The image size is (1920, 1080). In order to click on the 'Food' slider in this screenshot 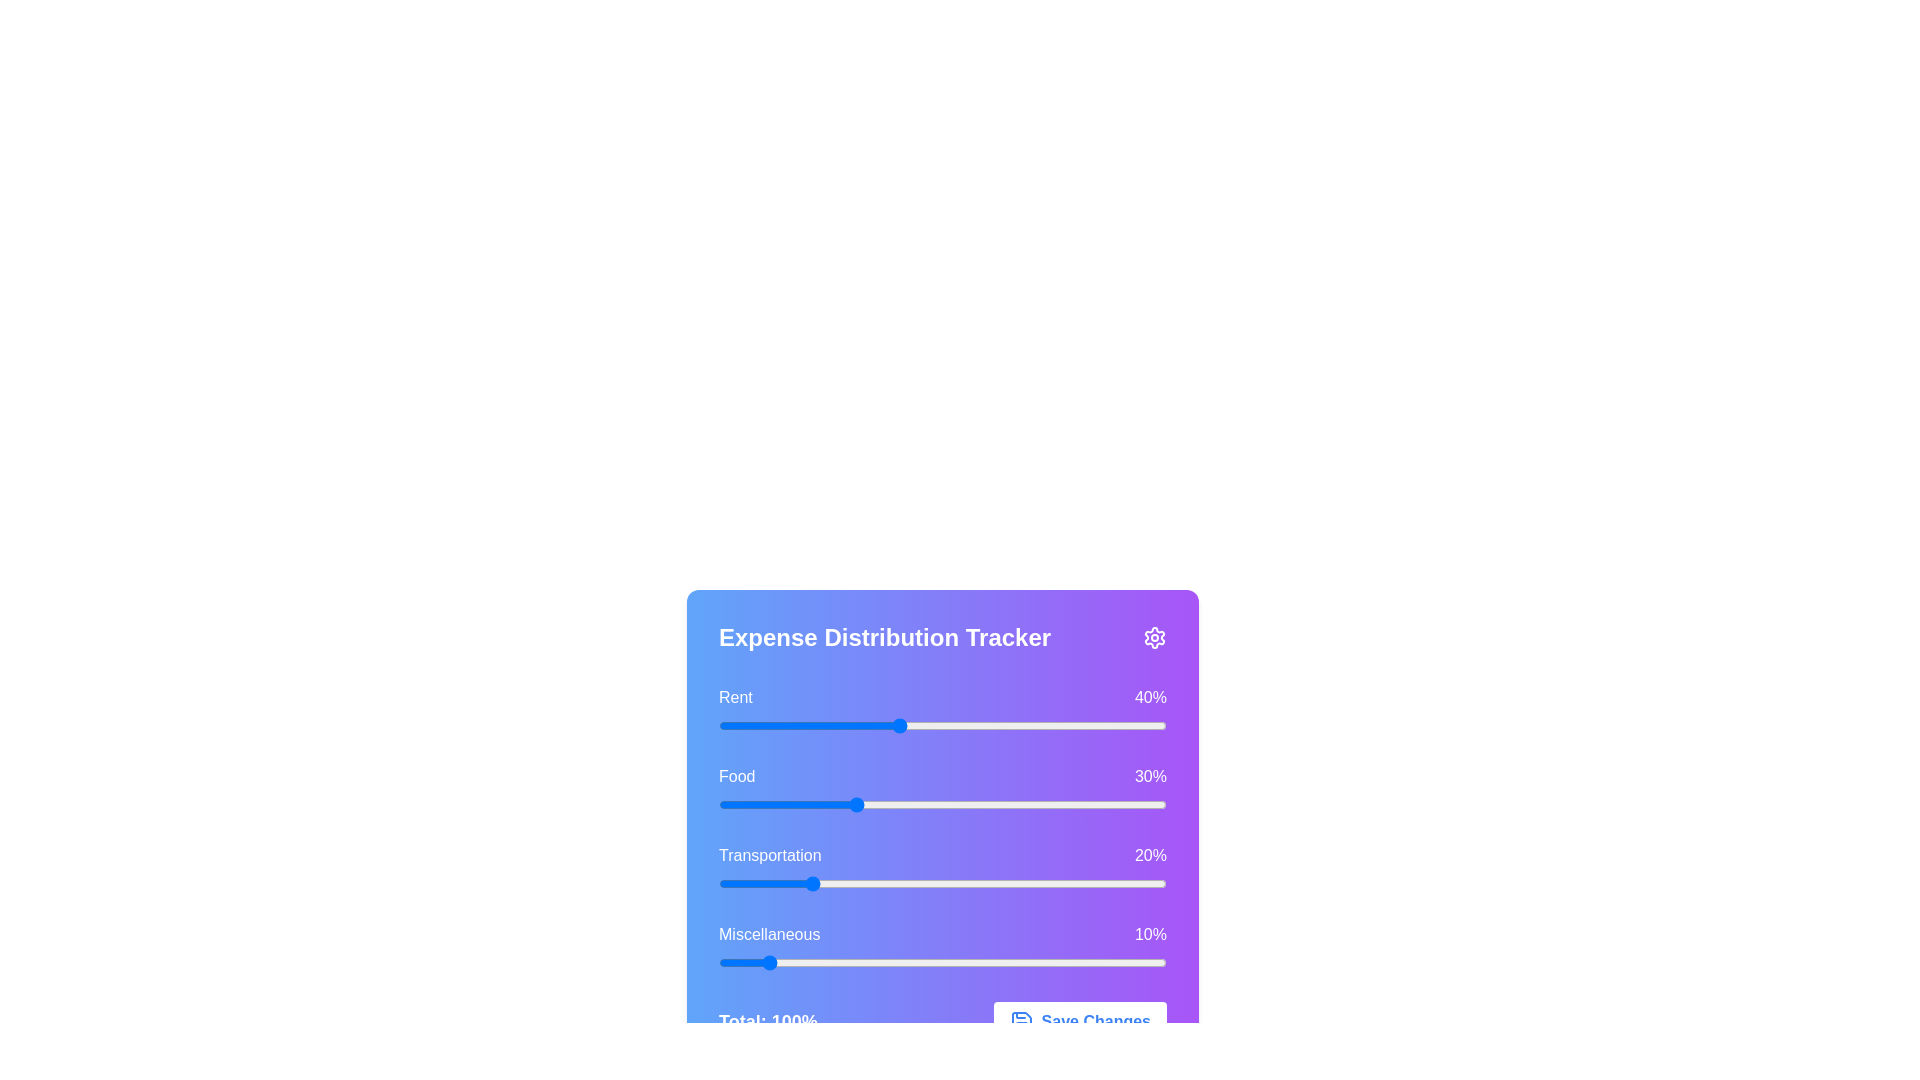, I will do `click(1067, 804)`.